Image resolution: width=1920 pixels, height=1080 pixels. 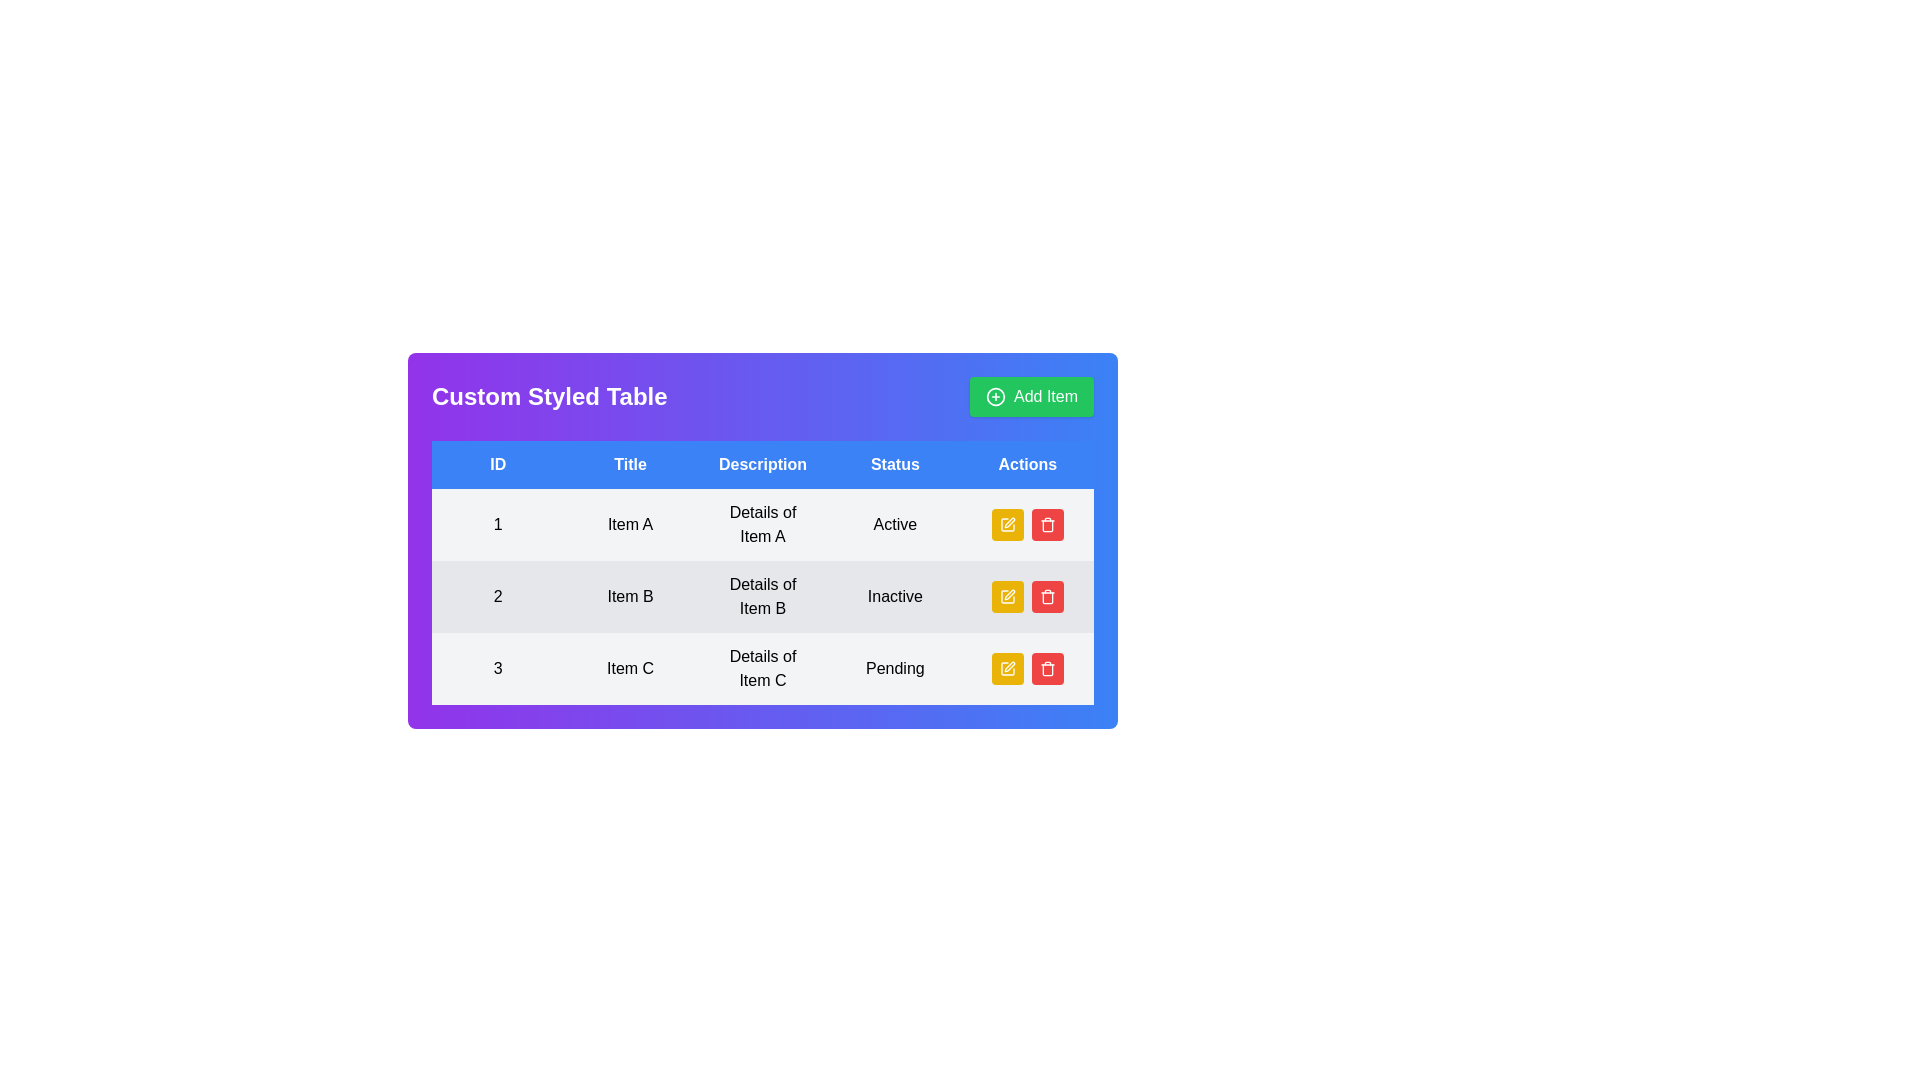 I want to click on the static text label located in the third row of the table under the 'Description' column, which is flanked by 'Item C' on the left and 'Pending' on the right, so click(x=762, y=668).